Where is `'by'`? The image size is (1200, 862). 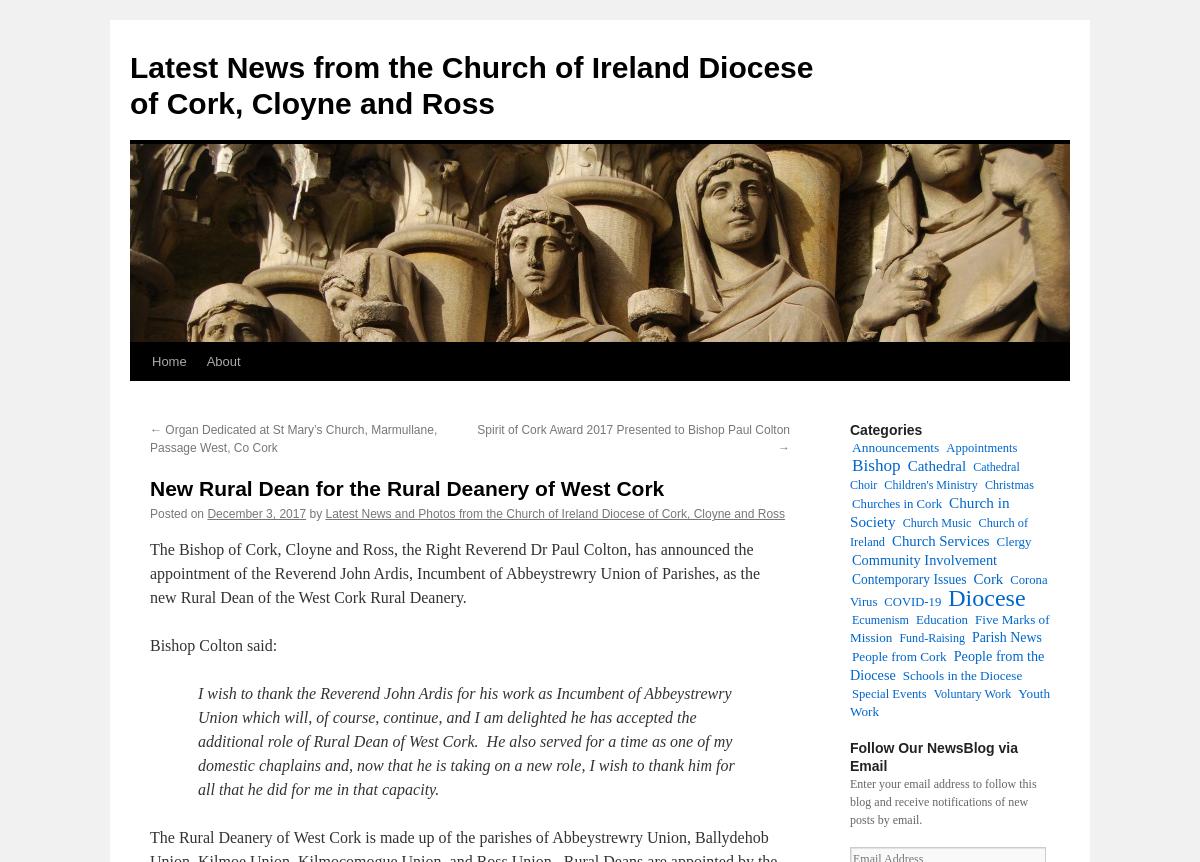
'by' is located at coordinates (315, 513).